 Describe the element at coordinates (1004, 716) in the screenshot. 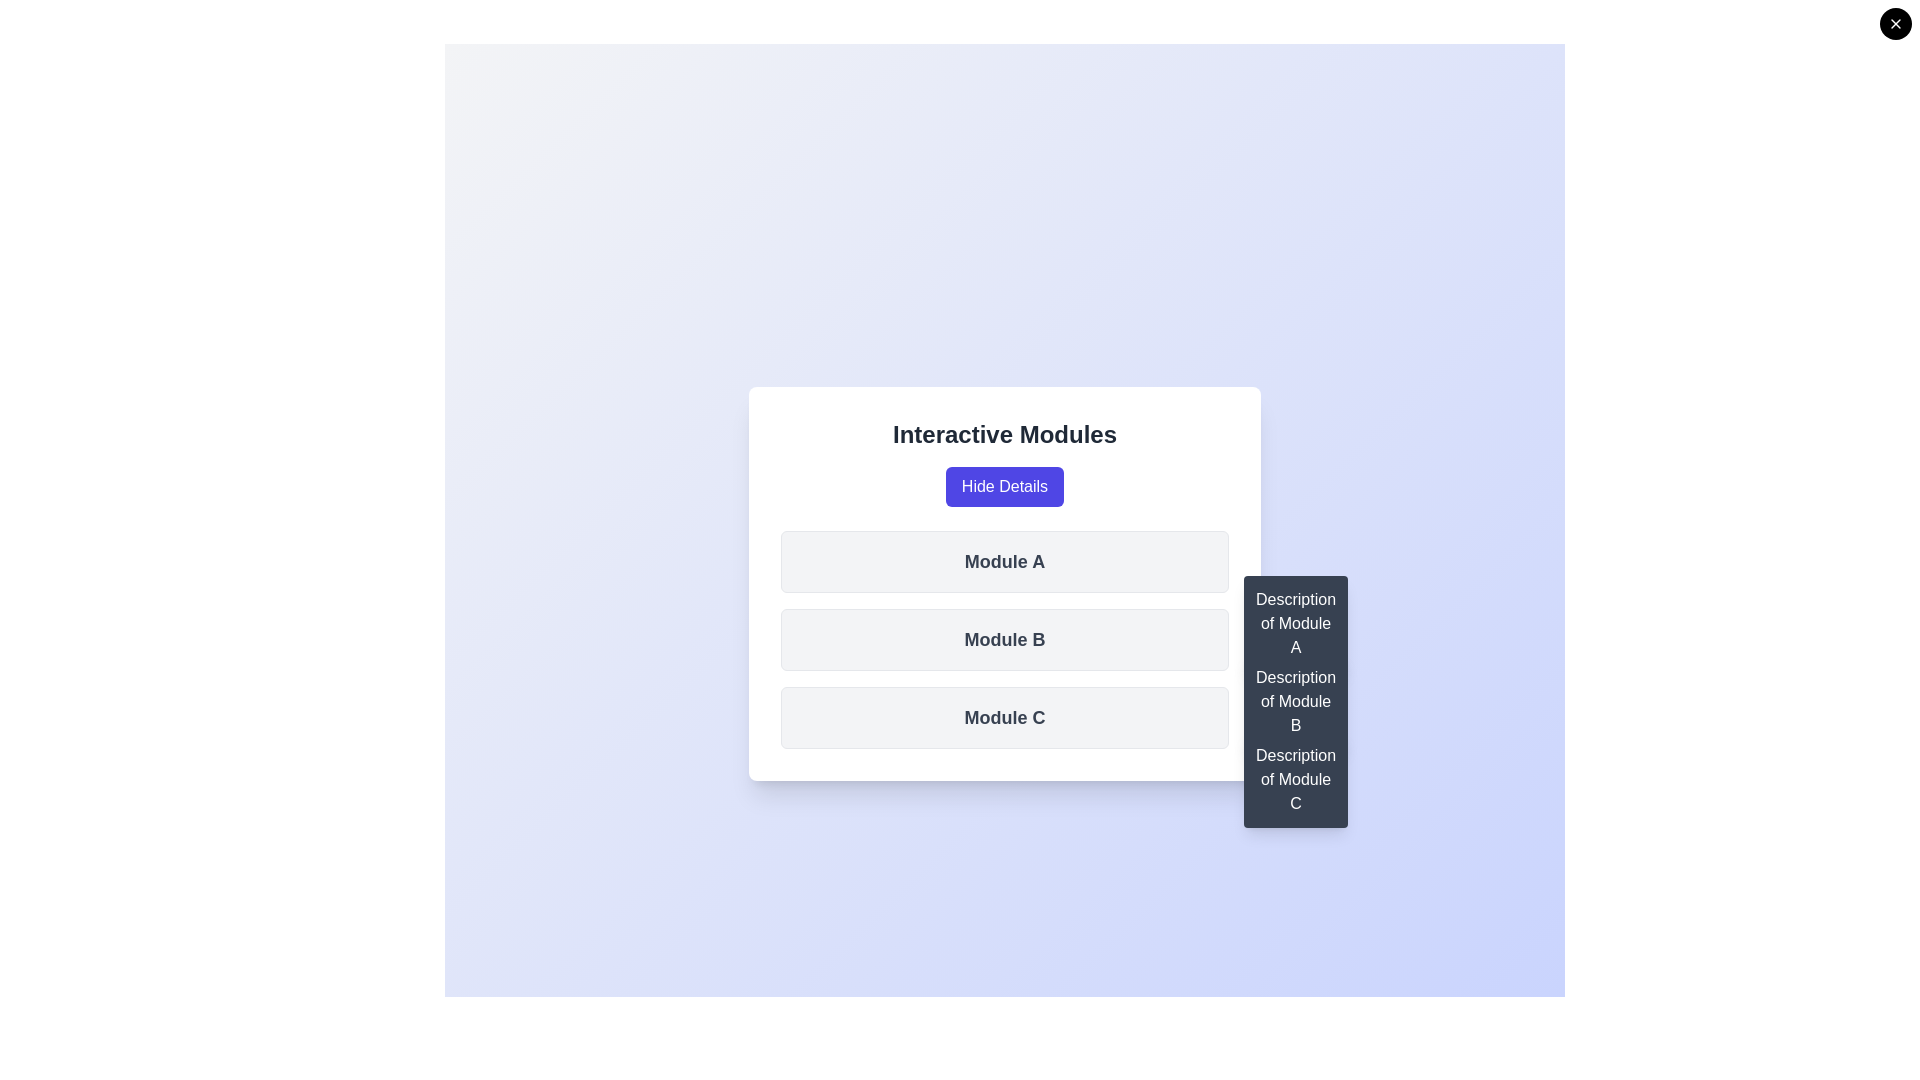

I see `the Text label representing the 'Module C' section, which is located at the center of the third horizontal module below the title 'Interactive Modules' and the purple button 'Hide Details.'` at that location.